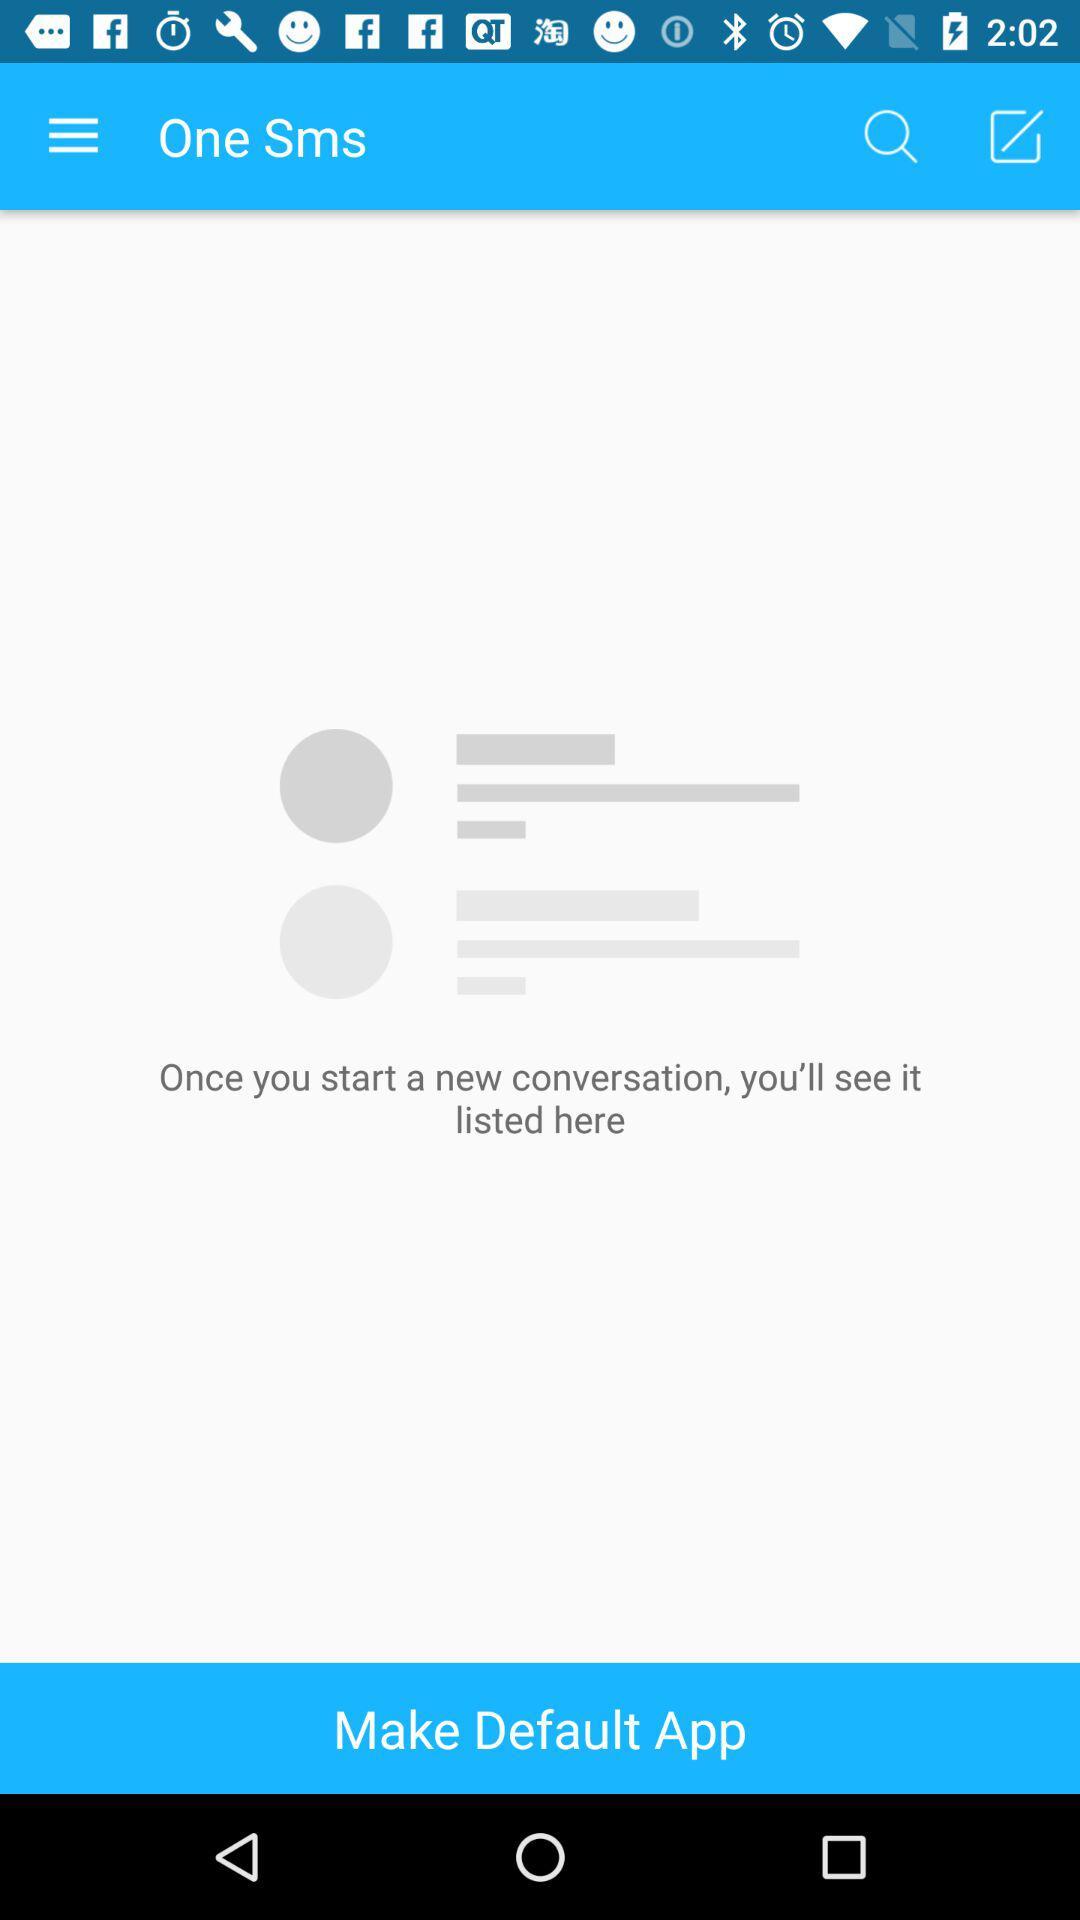  Describe the element at coordinates (72, 135) in the screenshot. I see `the app to the left of the one sms icon` at that location.